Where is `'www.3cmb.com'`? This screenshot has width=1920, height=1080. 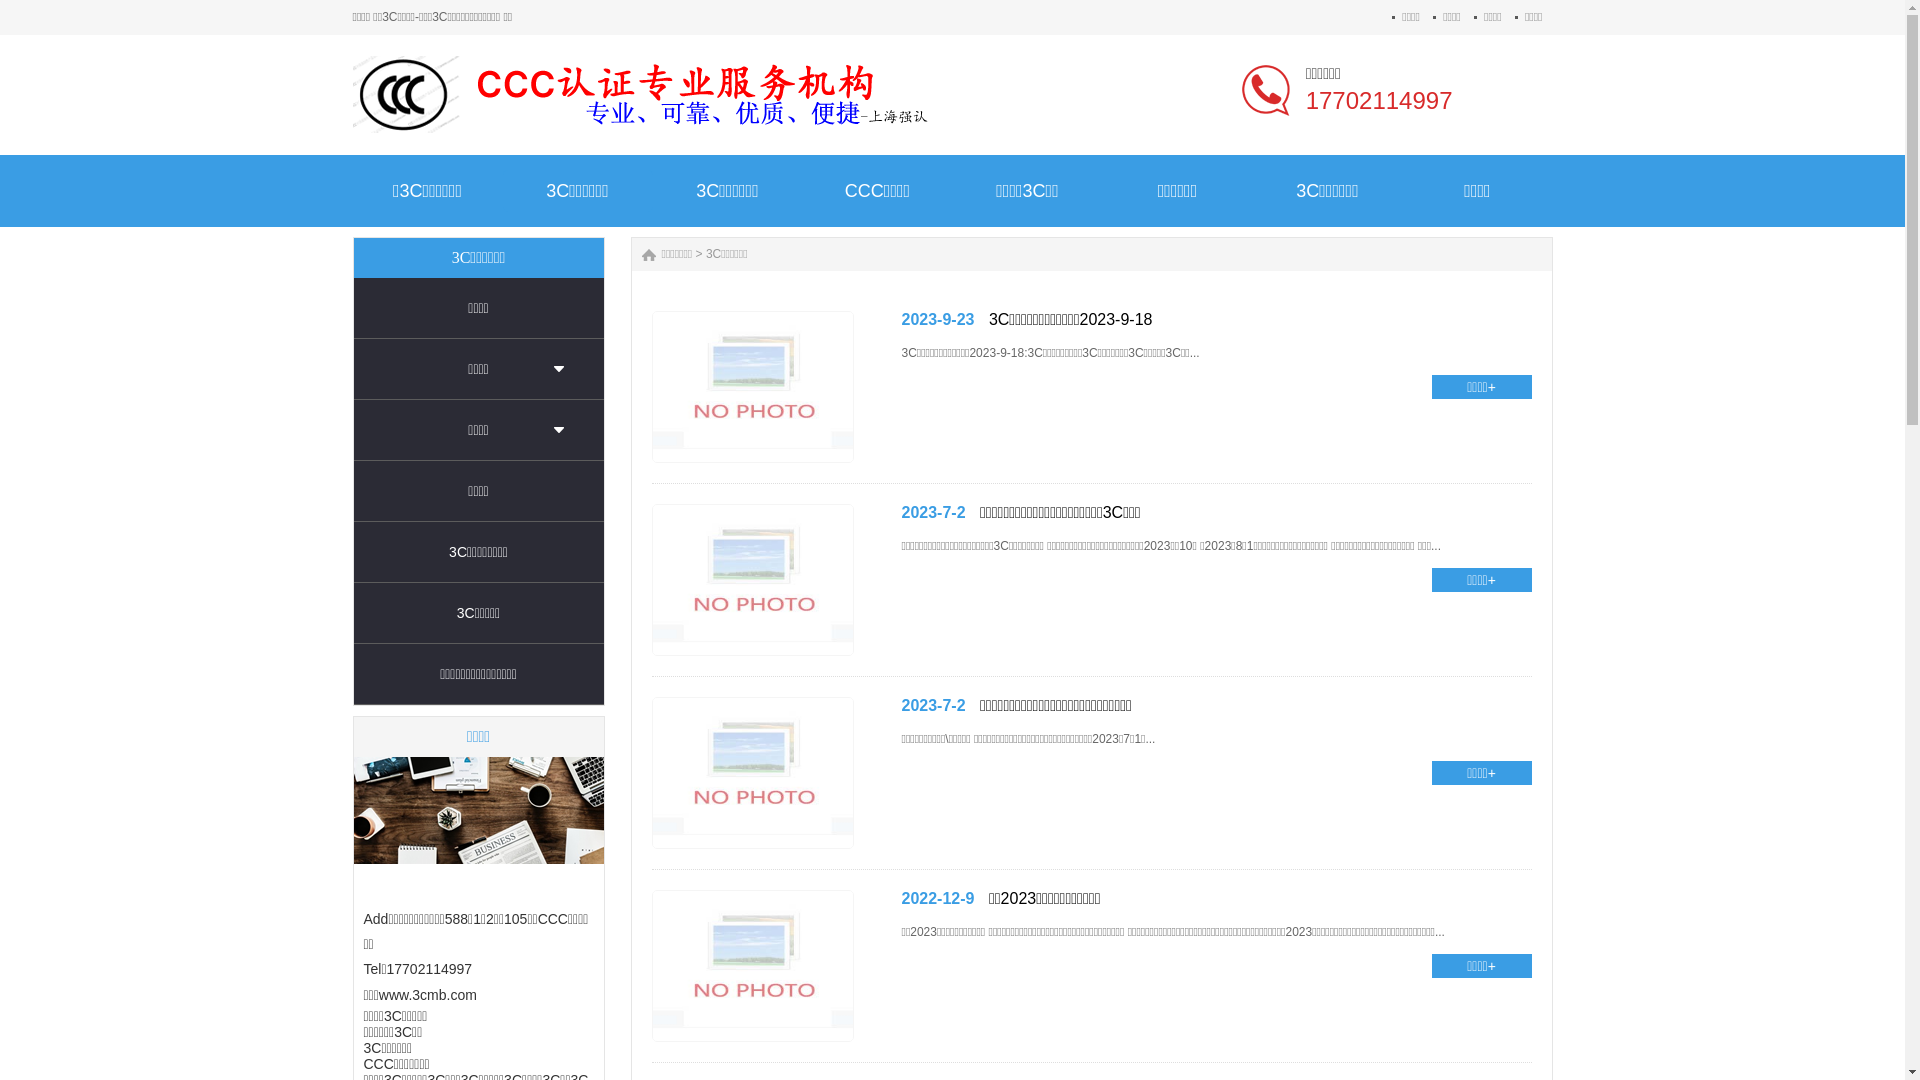 'www.3cmb.com' is located at coordinates (426, 995).